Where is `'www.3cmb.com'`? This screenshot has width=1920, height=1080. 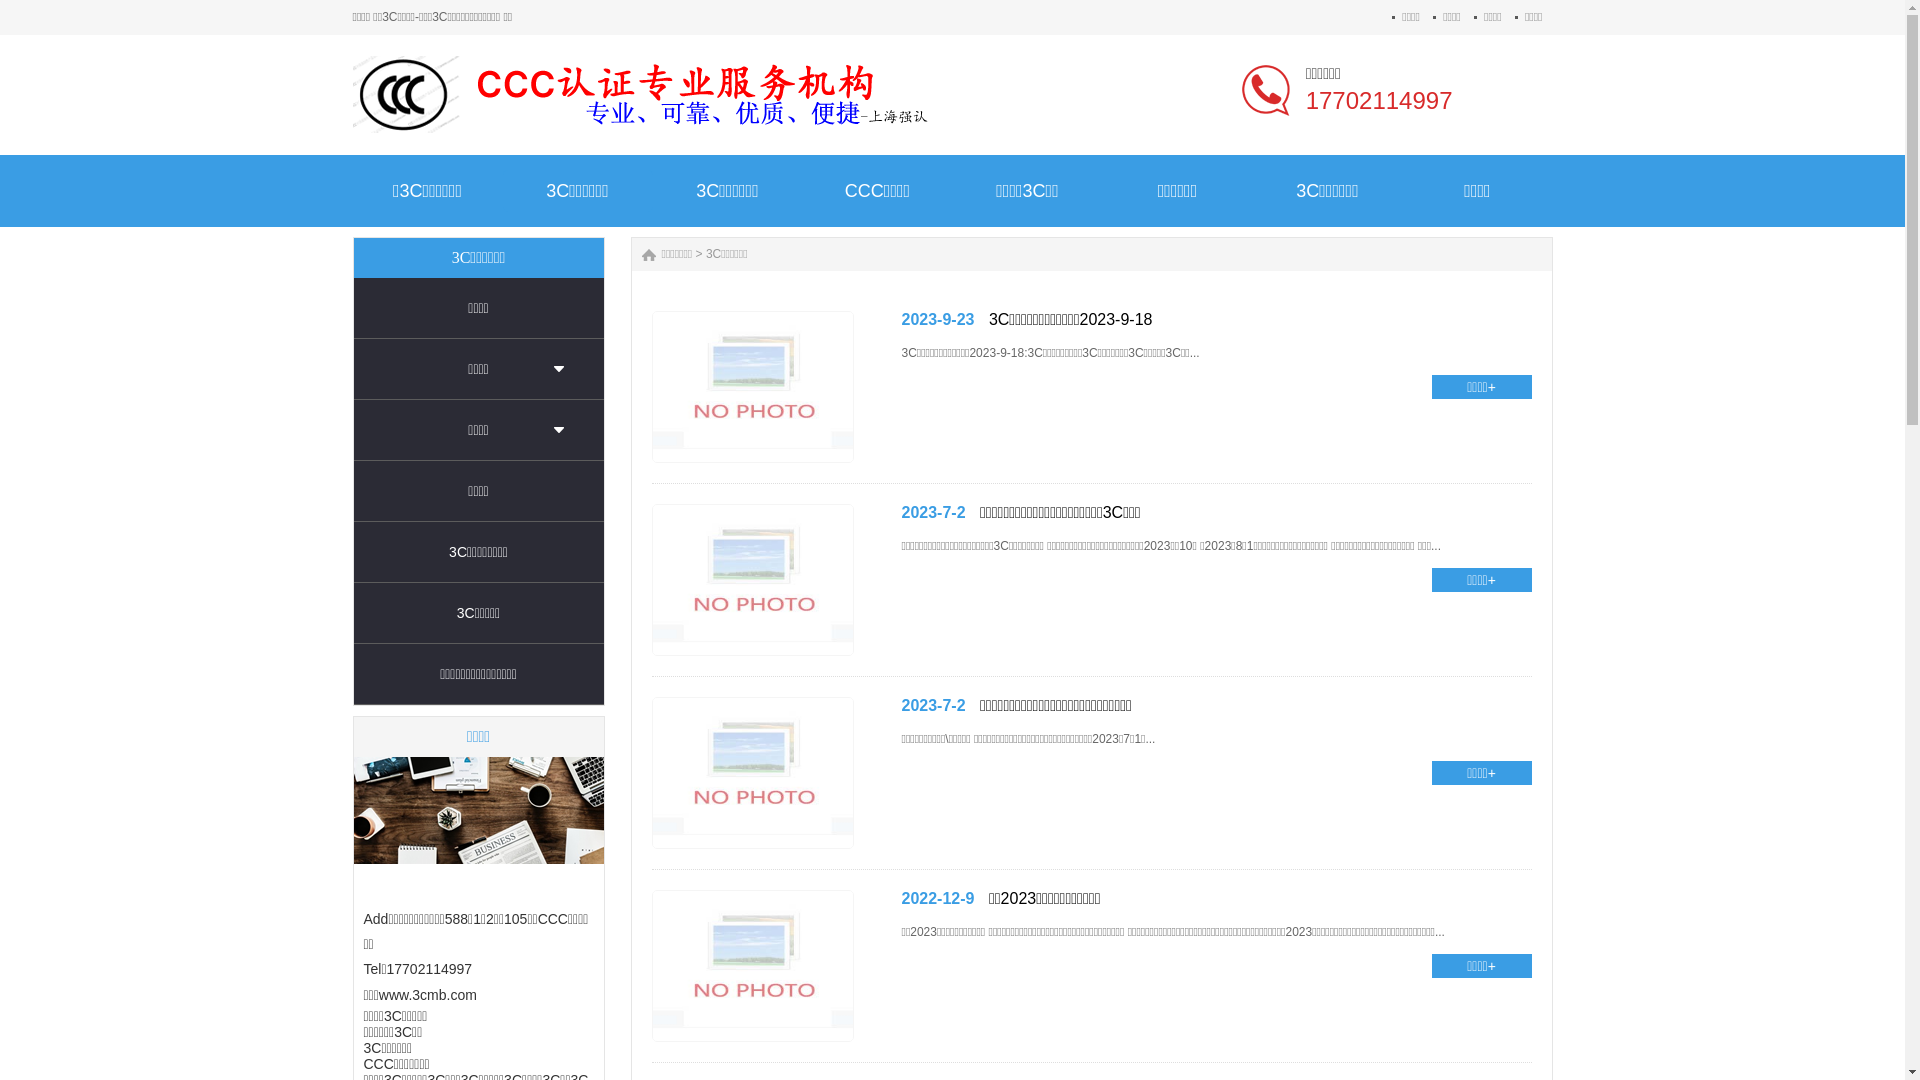 'www.3cmb.com' is located at coordinates (426, 995).